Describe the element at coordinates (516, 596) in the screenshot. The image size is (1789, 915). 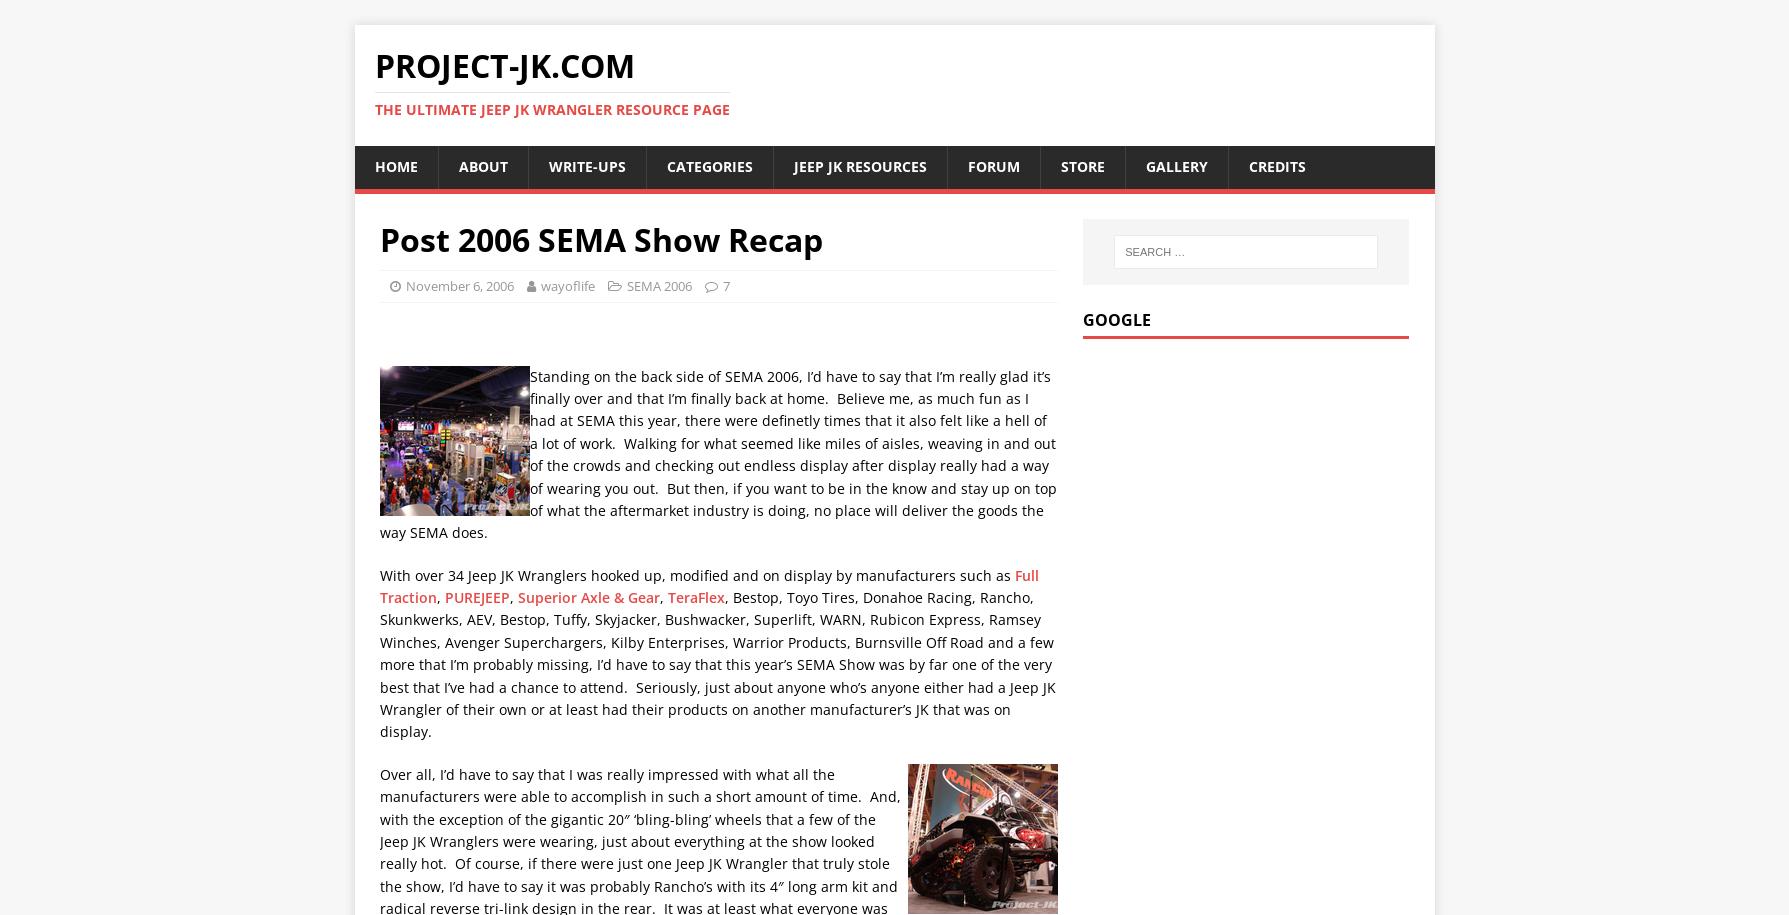
I see `'Superior Axle & Gear'` at that location.